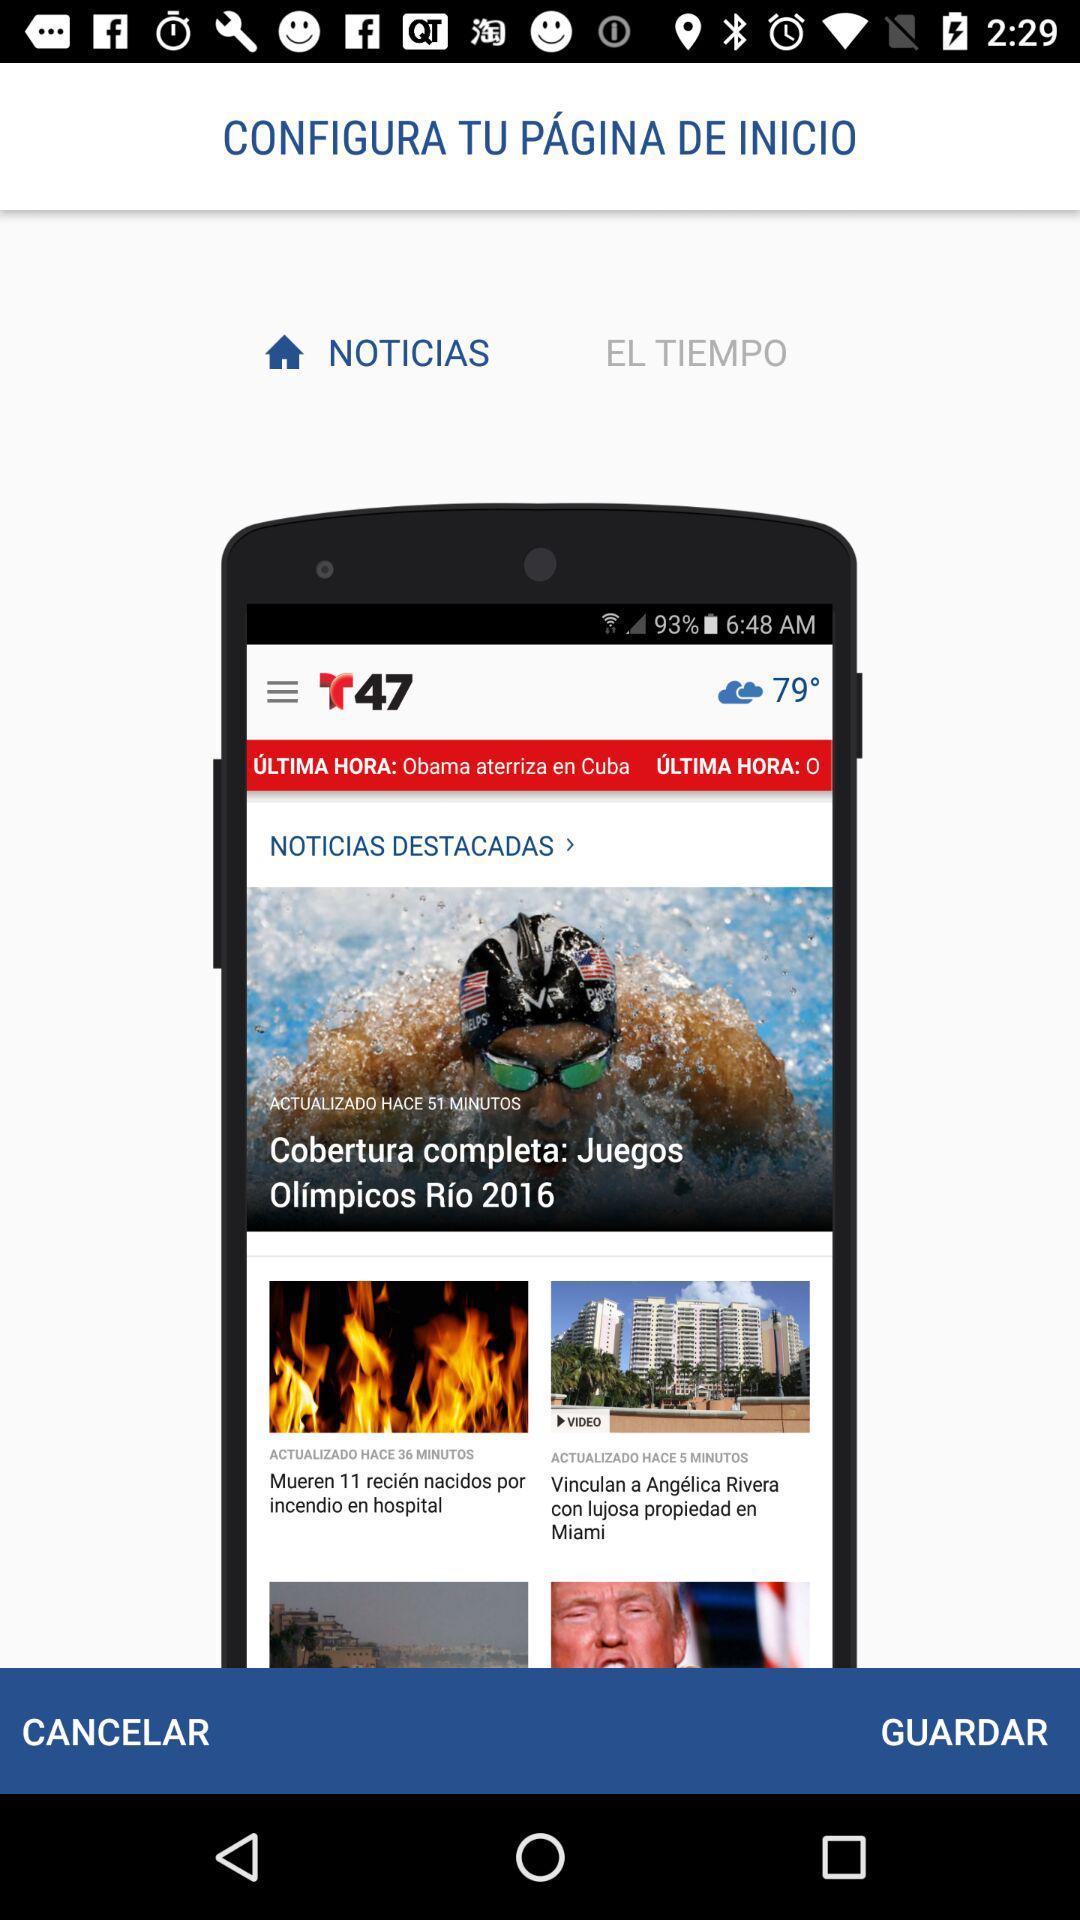 The height and width of the screenshot is (1920, 1080). Describe the element at coordinates (963, 1730) in the screenshot. I see `item below el tiempo` at that location.